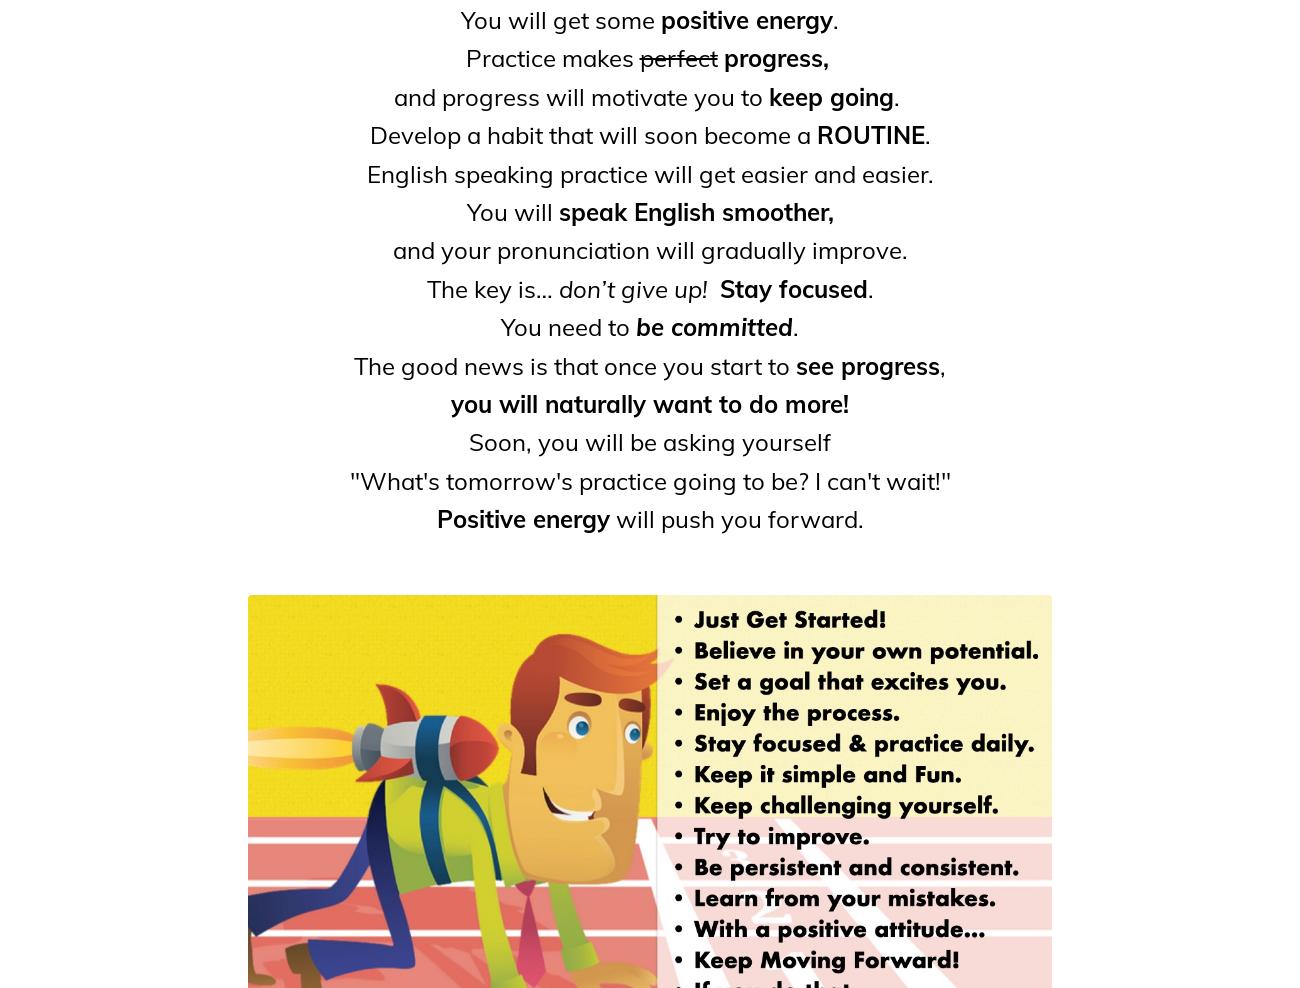 The width and height of the screenshot is (1300, 988). I want to click on 'to', so click(733, 96).